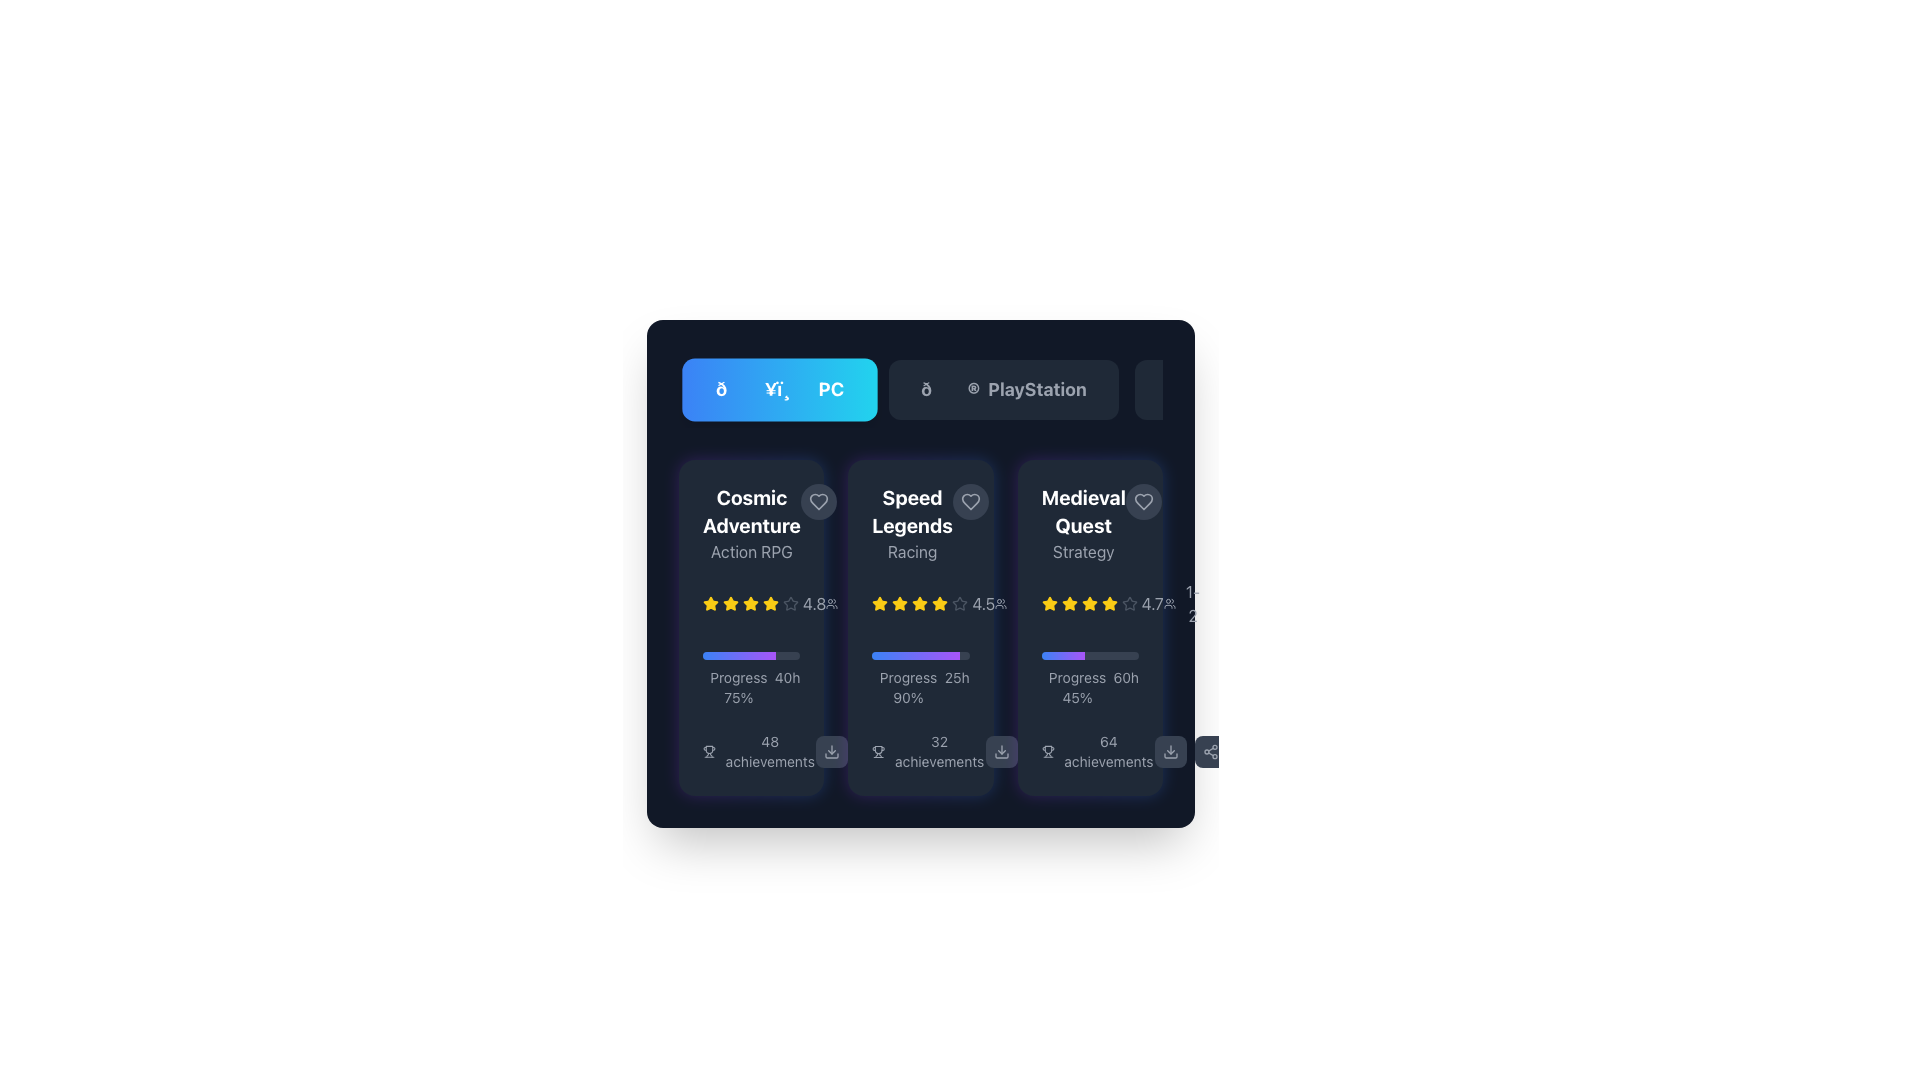 Image resolution: width=1920 pixels, height=1080 pixels. Describe the element at coordinates (1143, 500) in the screenshot. I see `the heart-shaped icon outlined in light gray located in the top-right section of the 'Medieval Quest' card` at that location.